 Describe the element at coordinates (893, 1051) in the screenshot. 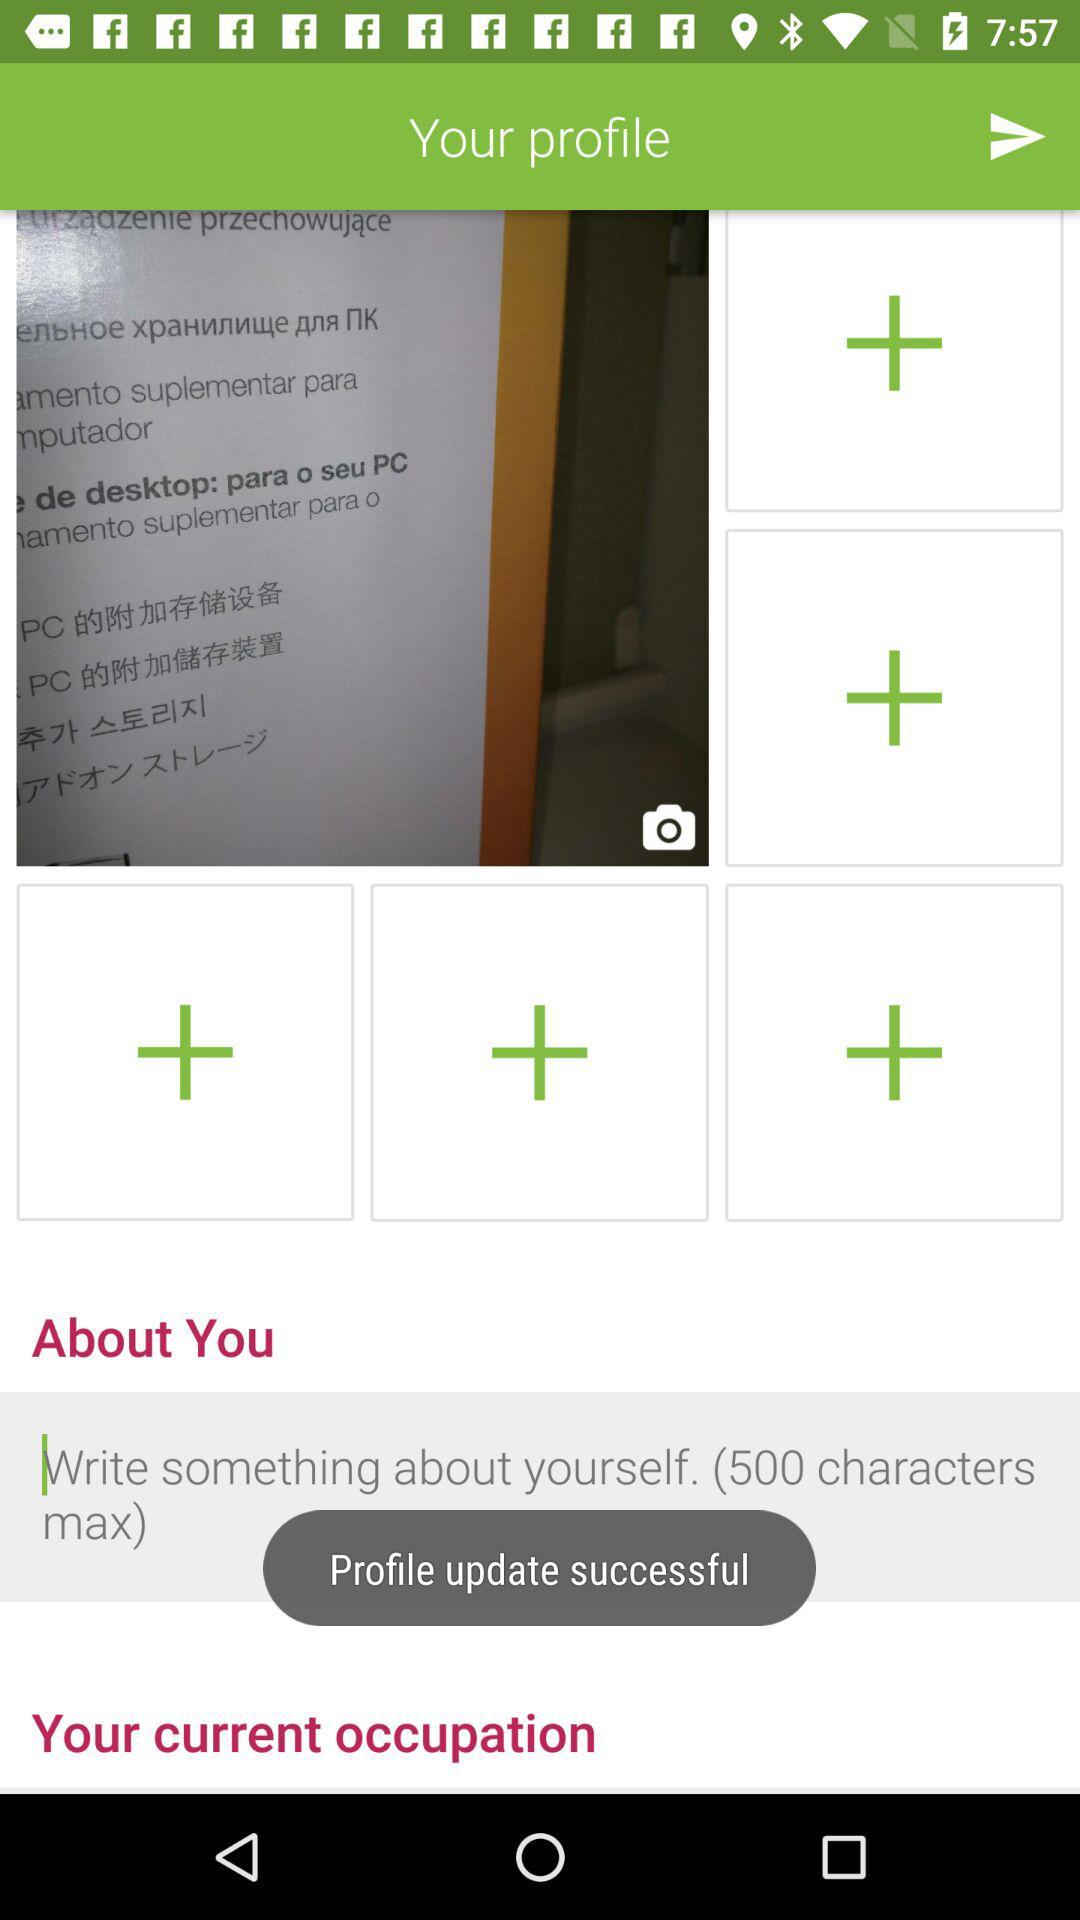

I see `profile pic` at that location.